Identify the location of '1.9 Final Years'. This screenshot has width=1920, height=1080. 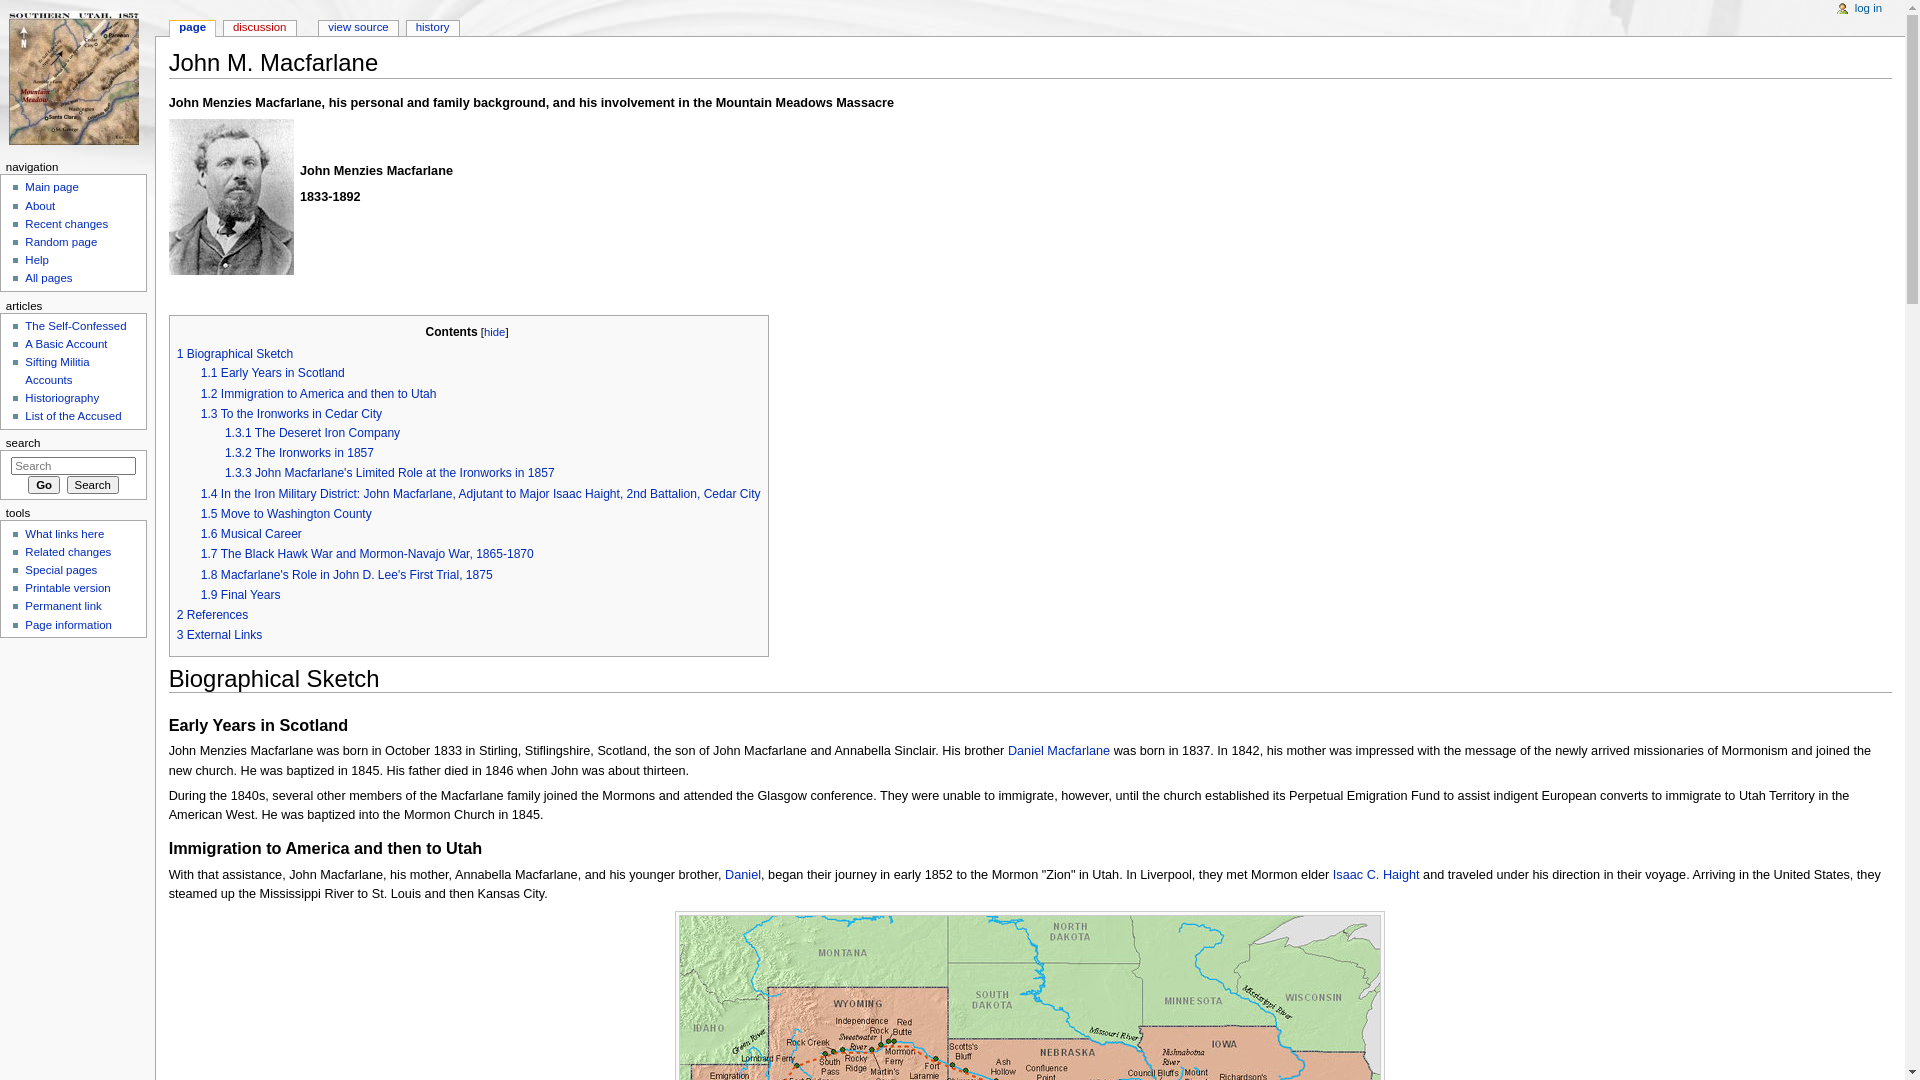
(240, 593).